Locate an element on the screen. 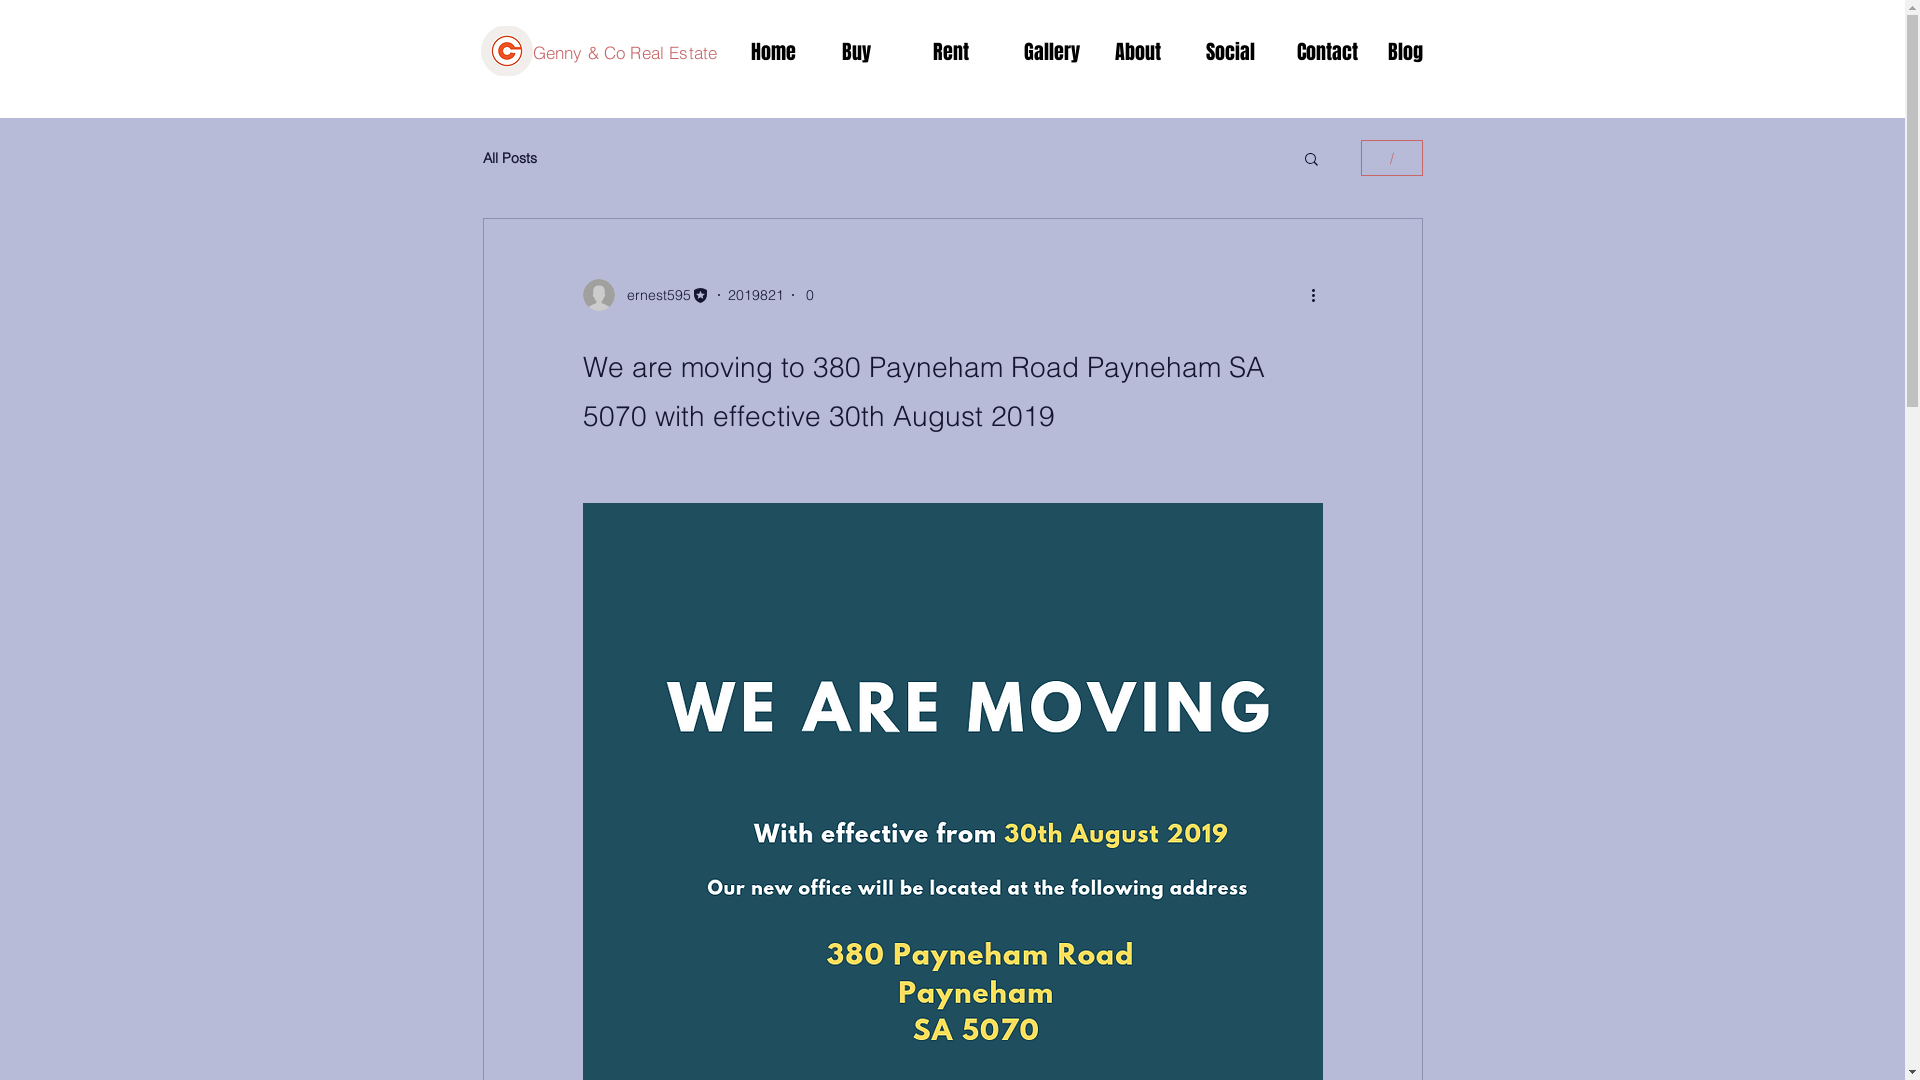 This screenshot has height=1080, width=1920. 'Genny & Co Real Estate' is located at coordinates (532, 51).